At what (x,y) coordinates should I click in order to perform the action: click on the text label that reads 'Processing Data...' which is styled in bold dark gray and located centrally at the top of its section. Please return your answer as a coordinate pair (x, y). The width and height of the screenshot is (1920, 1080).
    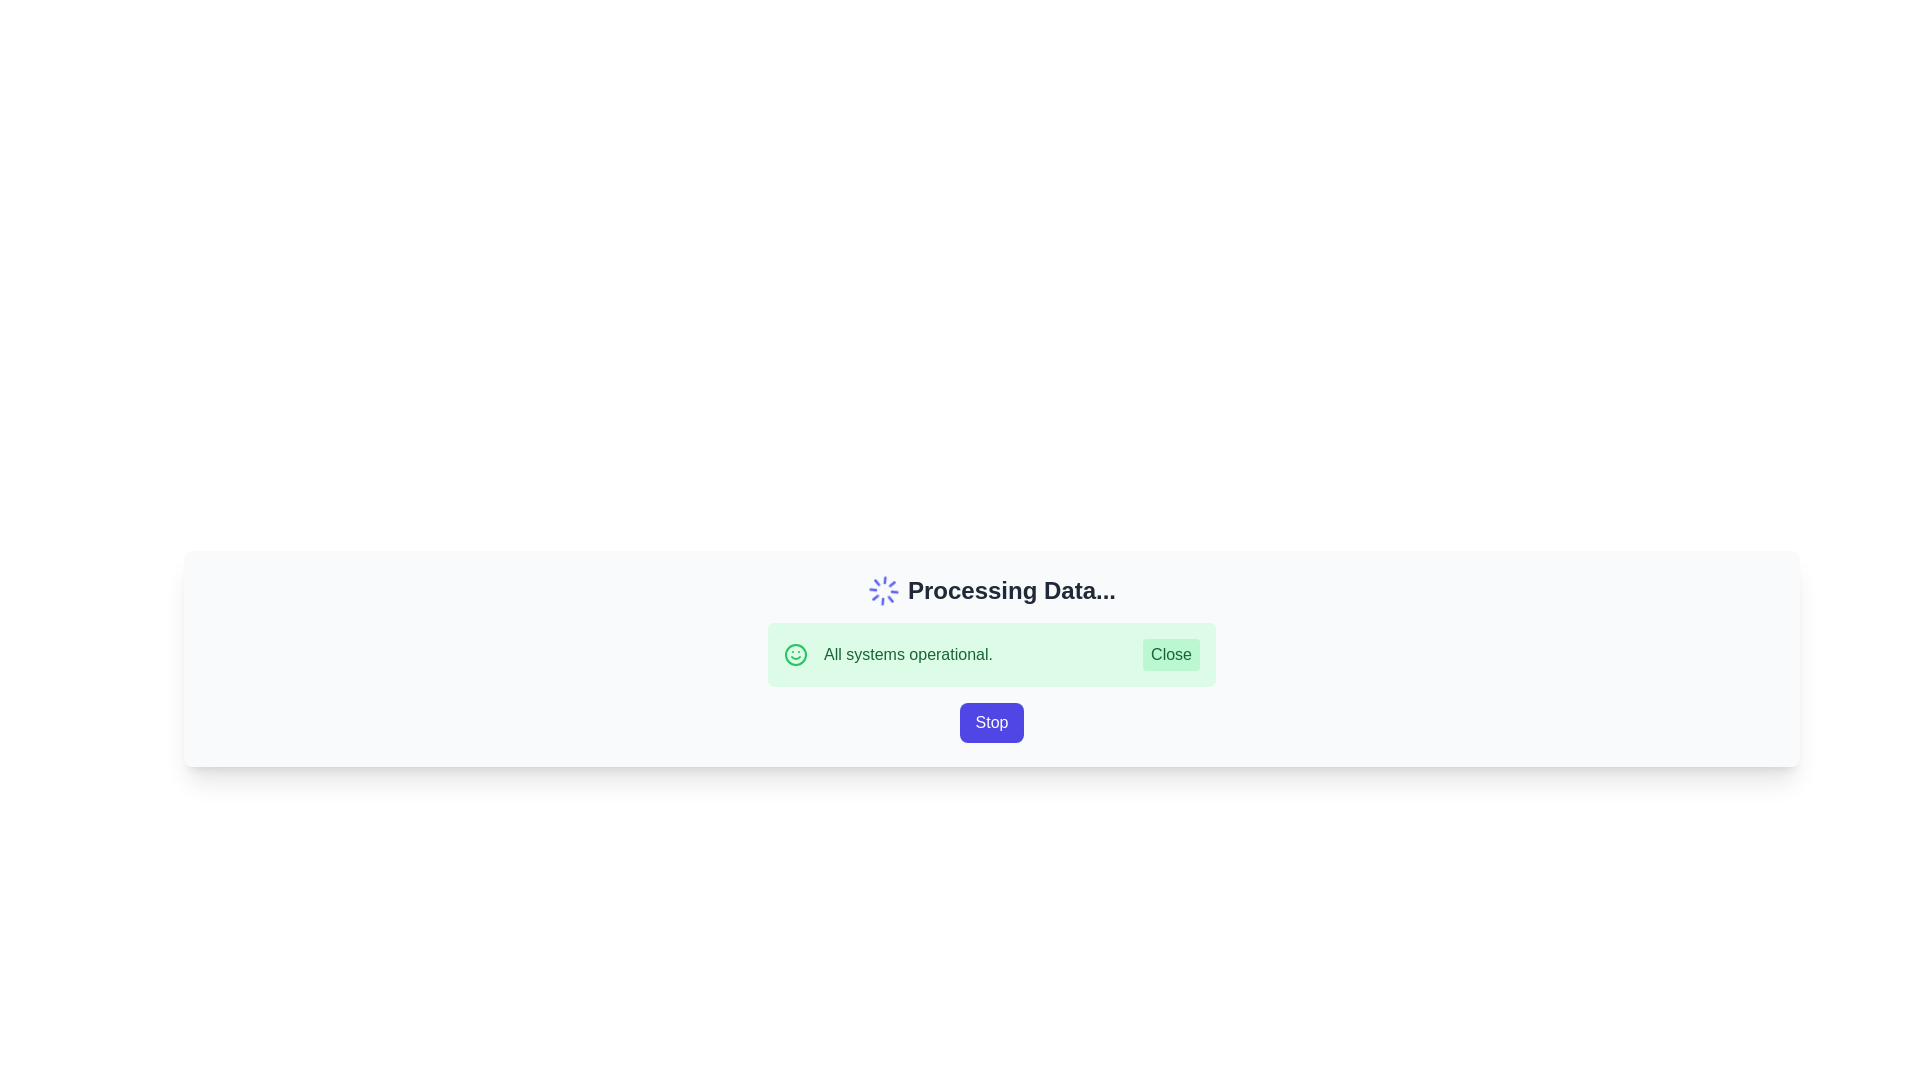
    Looking at the image, I should click on (1012, 589).